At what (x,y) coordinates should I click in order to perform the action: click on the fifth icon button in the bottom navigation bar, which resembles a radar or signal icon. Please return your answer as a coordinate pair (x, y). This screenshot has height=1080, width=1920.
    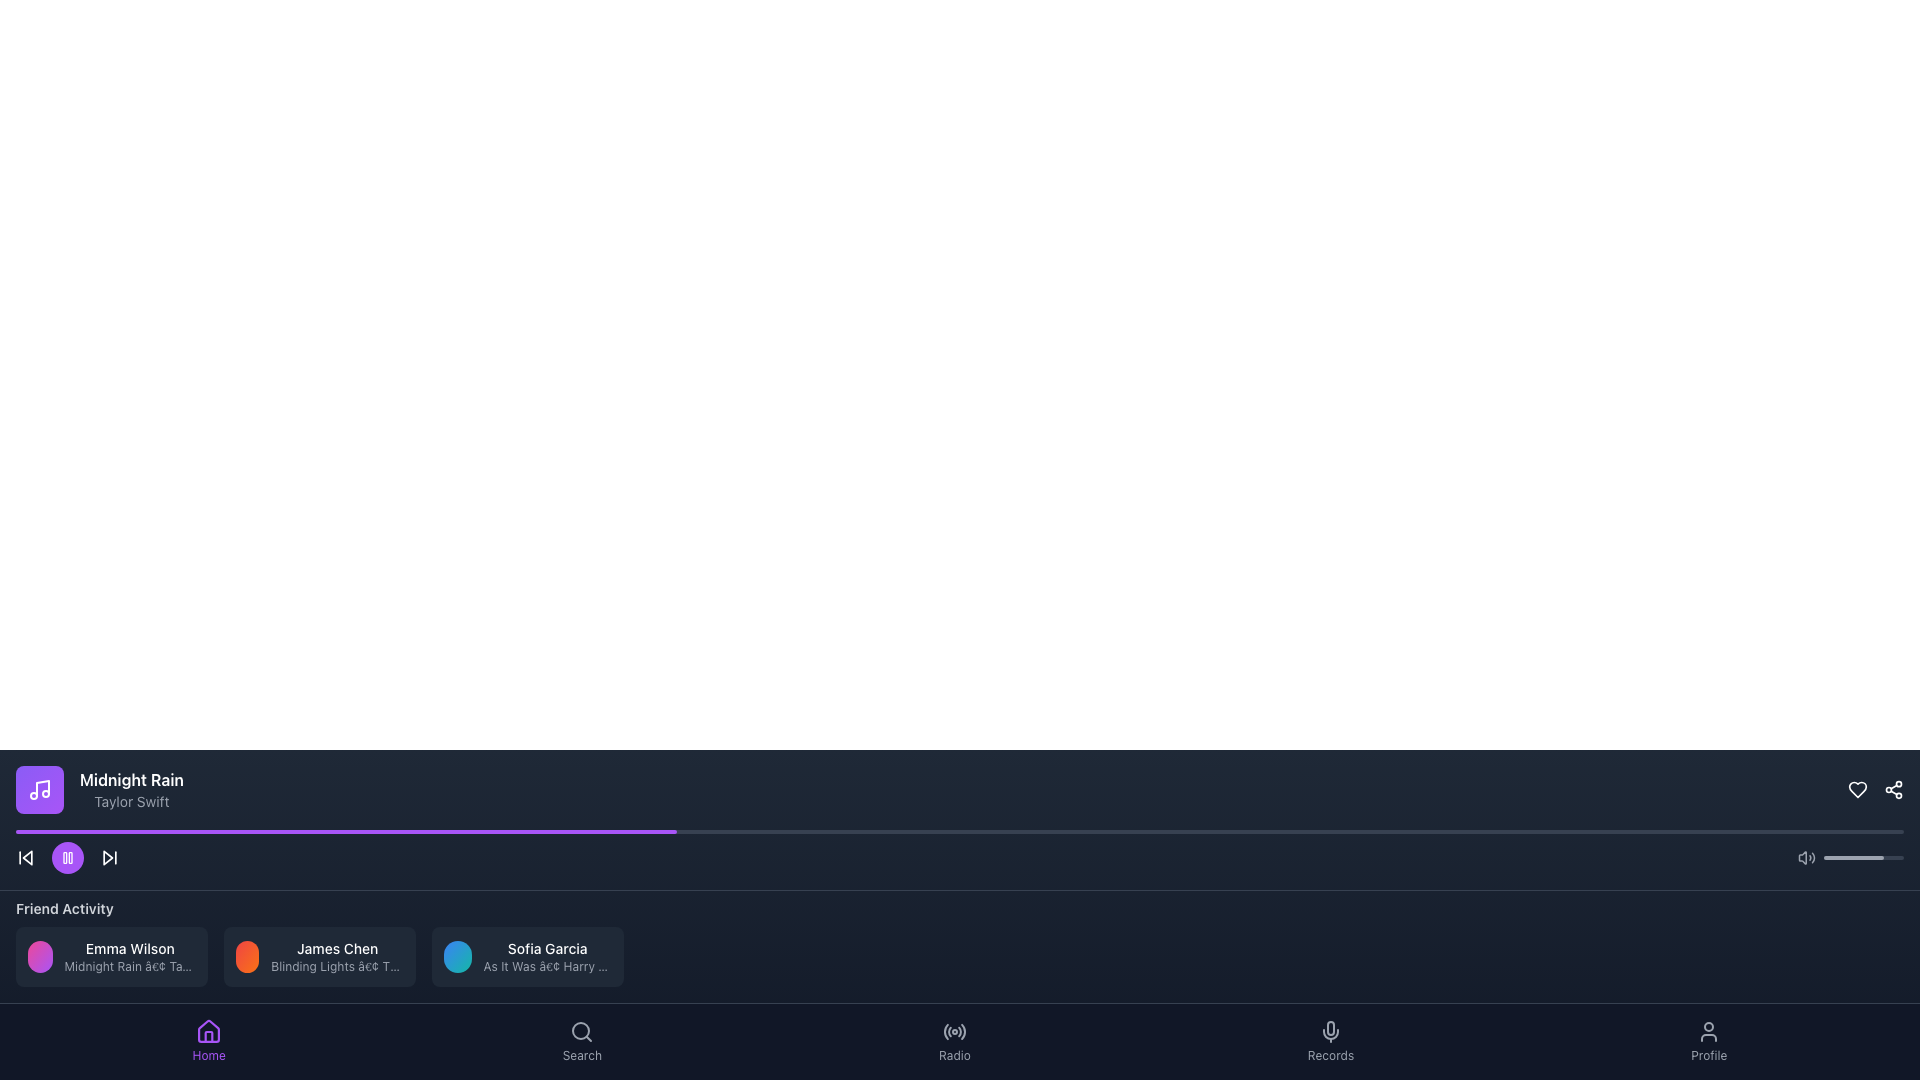
    Looking at the image, I should click on (963, 1031).